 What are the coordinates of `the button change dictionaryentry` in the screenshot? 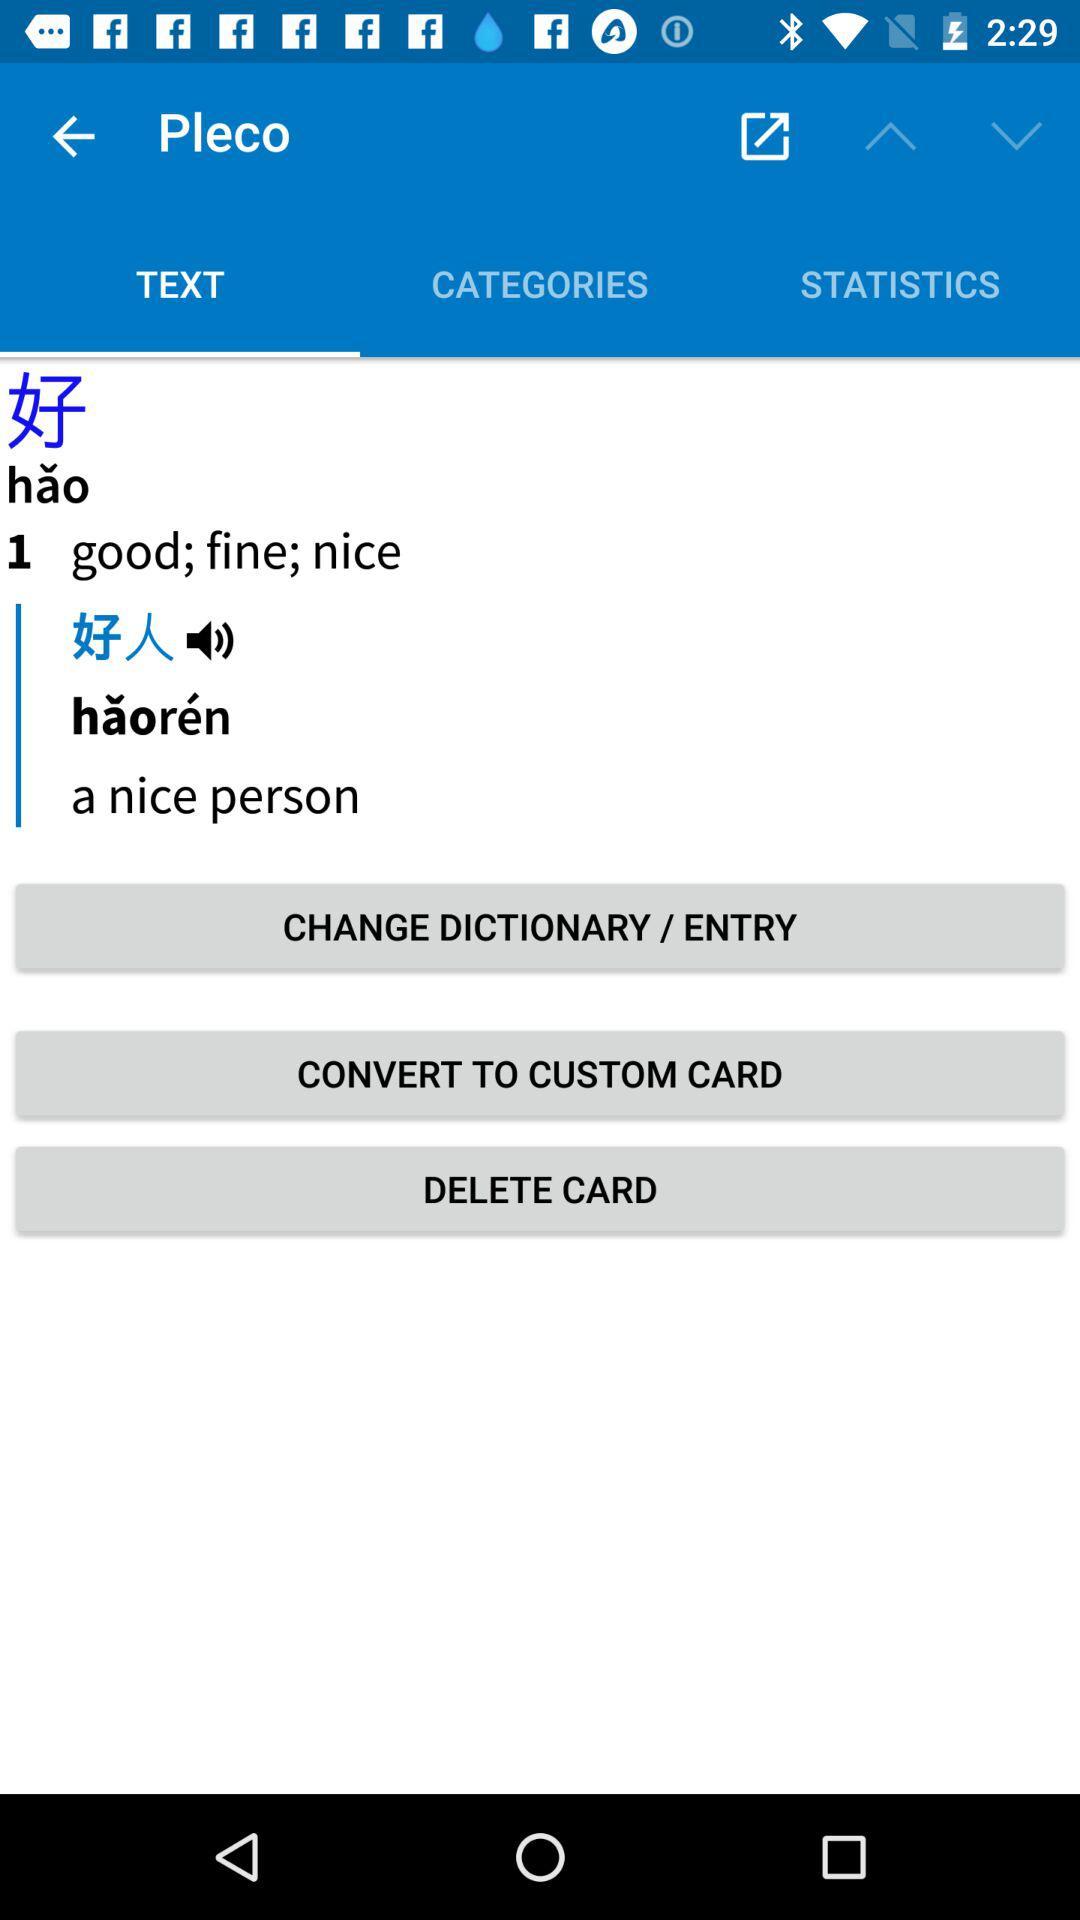 It's located at (540, 925).